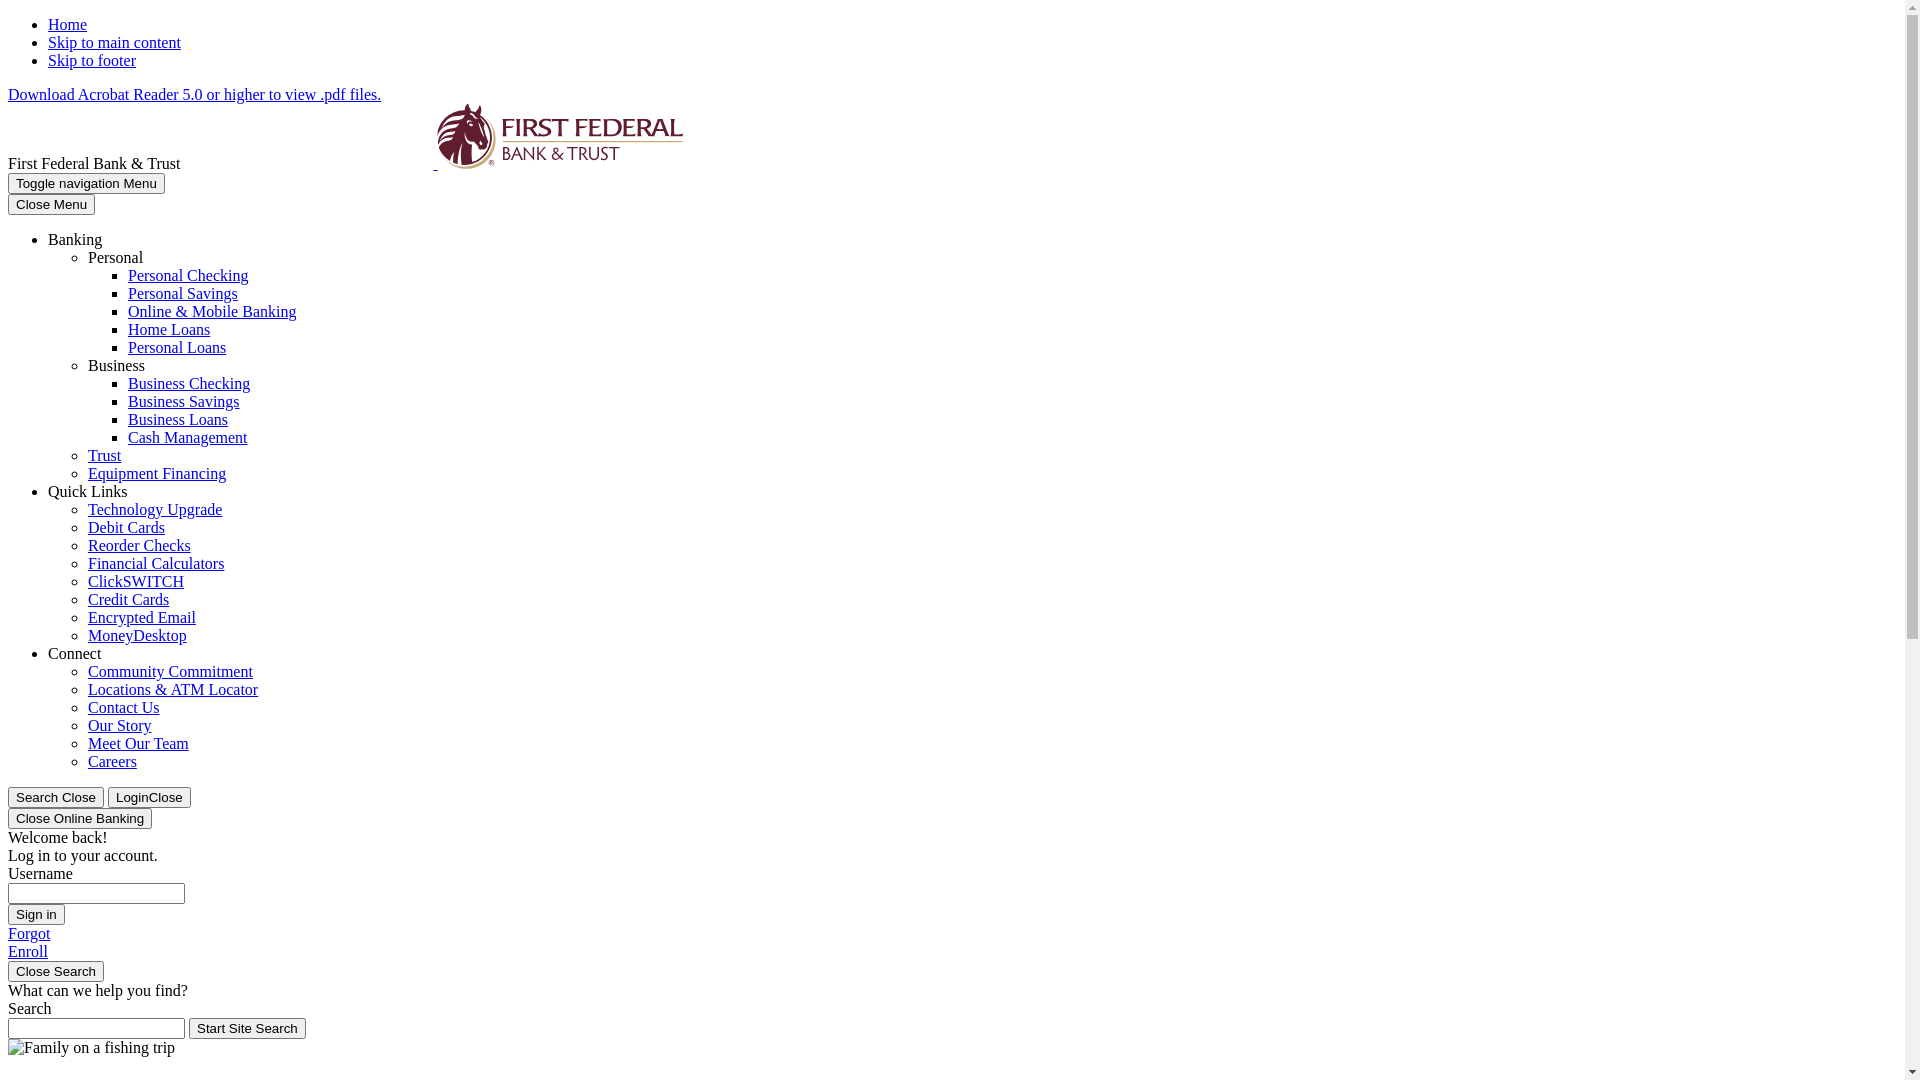 The width and height of the screenshot is (1920, 1080). What do you see at coordinates (113, 42) in the screenshot?
I see `'Skip to main content'` at bounding box center [113, 42].